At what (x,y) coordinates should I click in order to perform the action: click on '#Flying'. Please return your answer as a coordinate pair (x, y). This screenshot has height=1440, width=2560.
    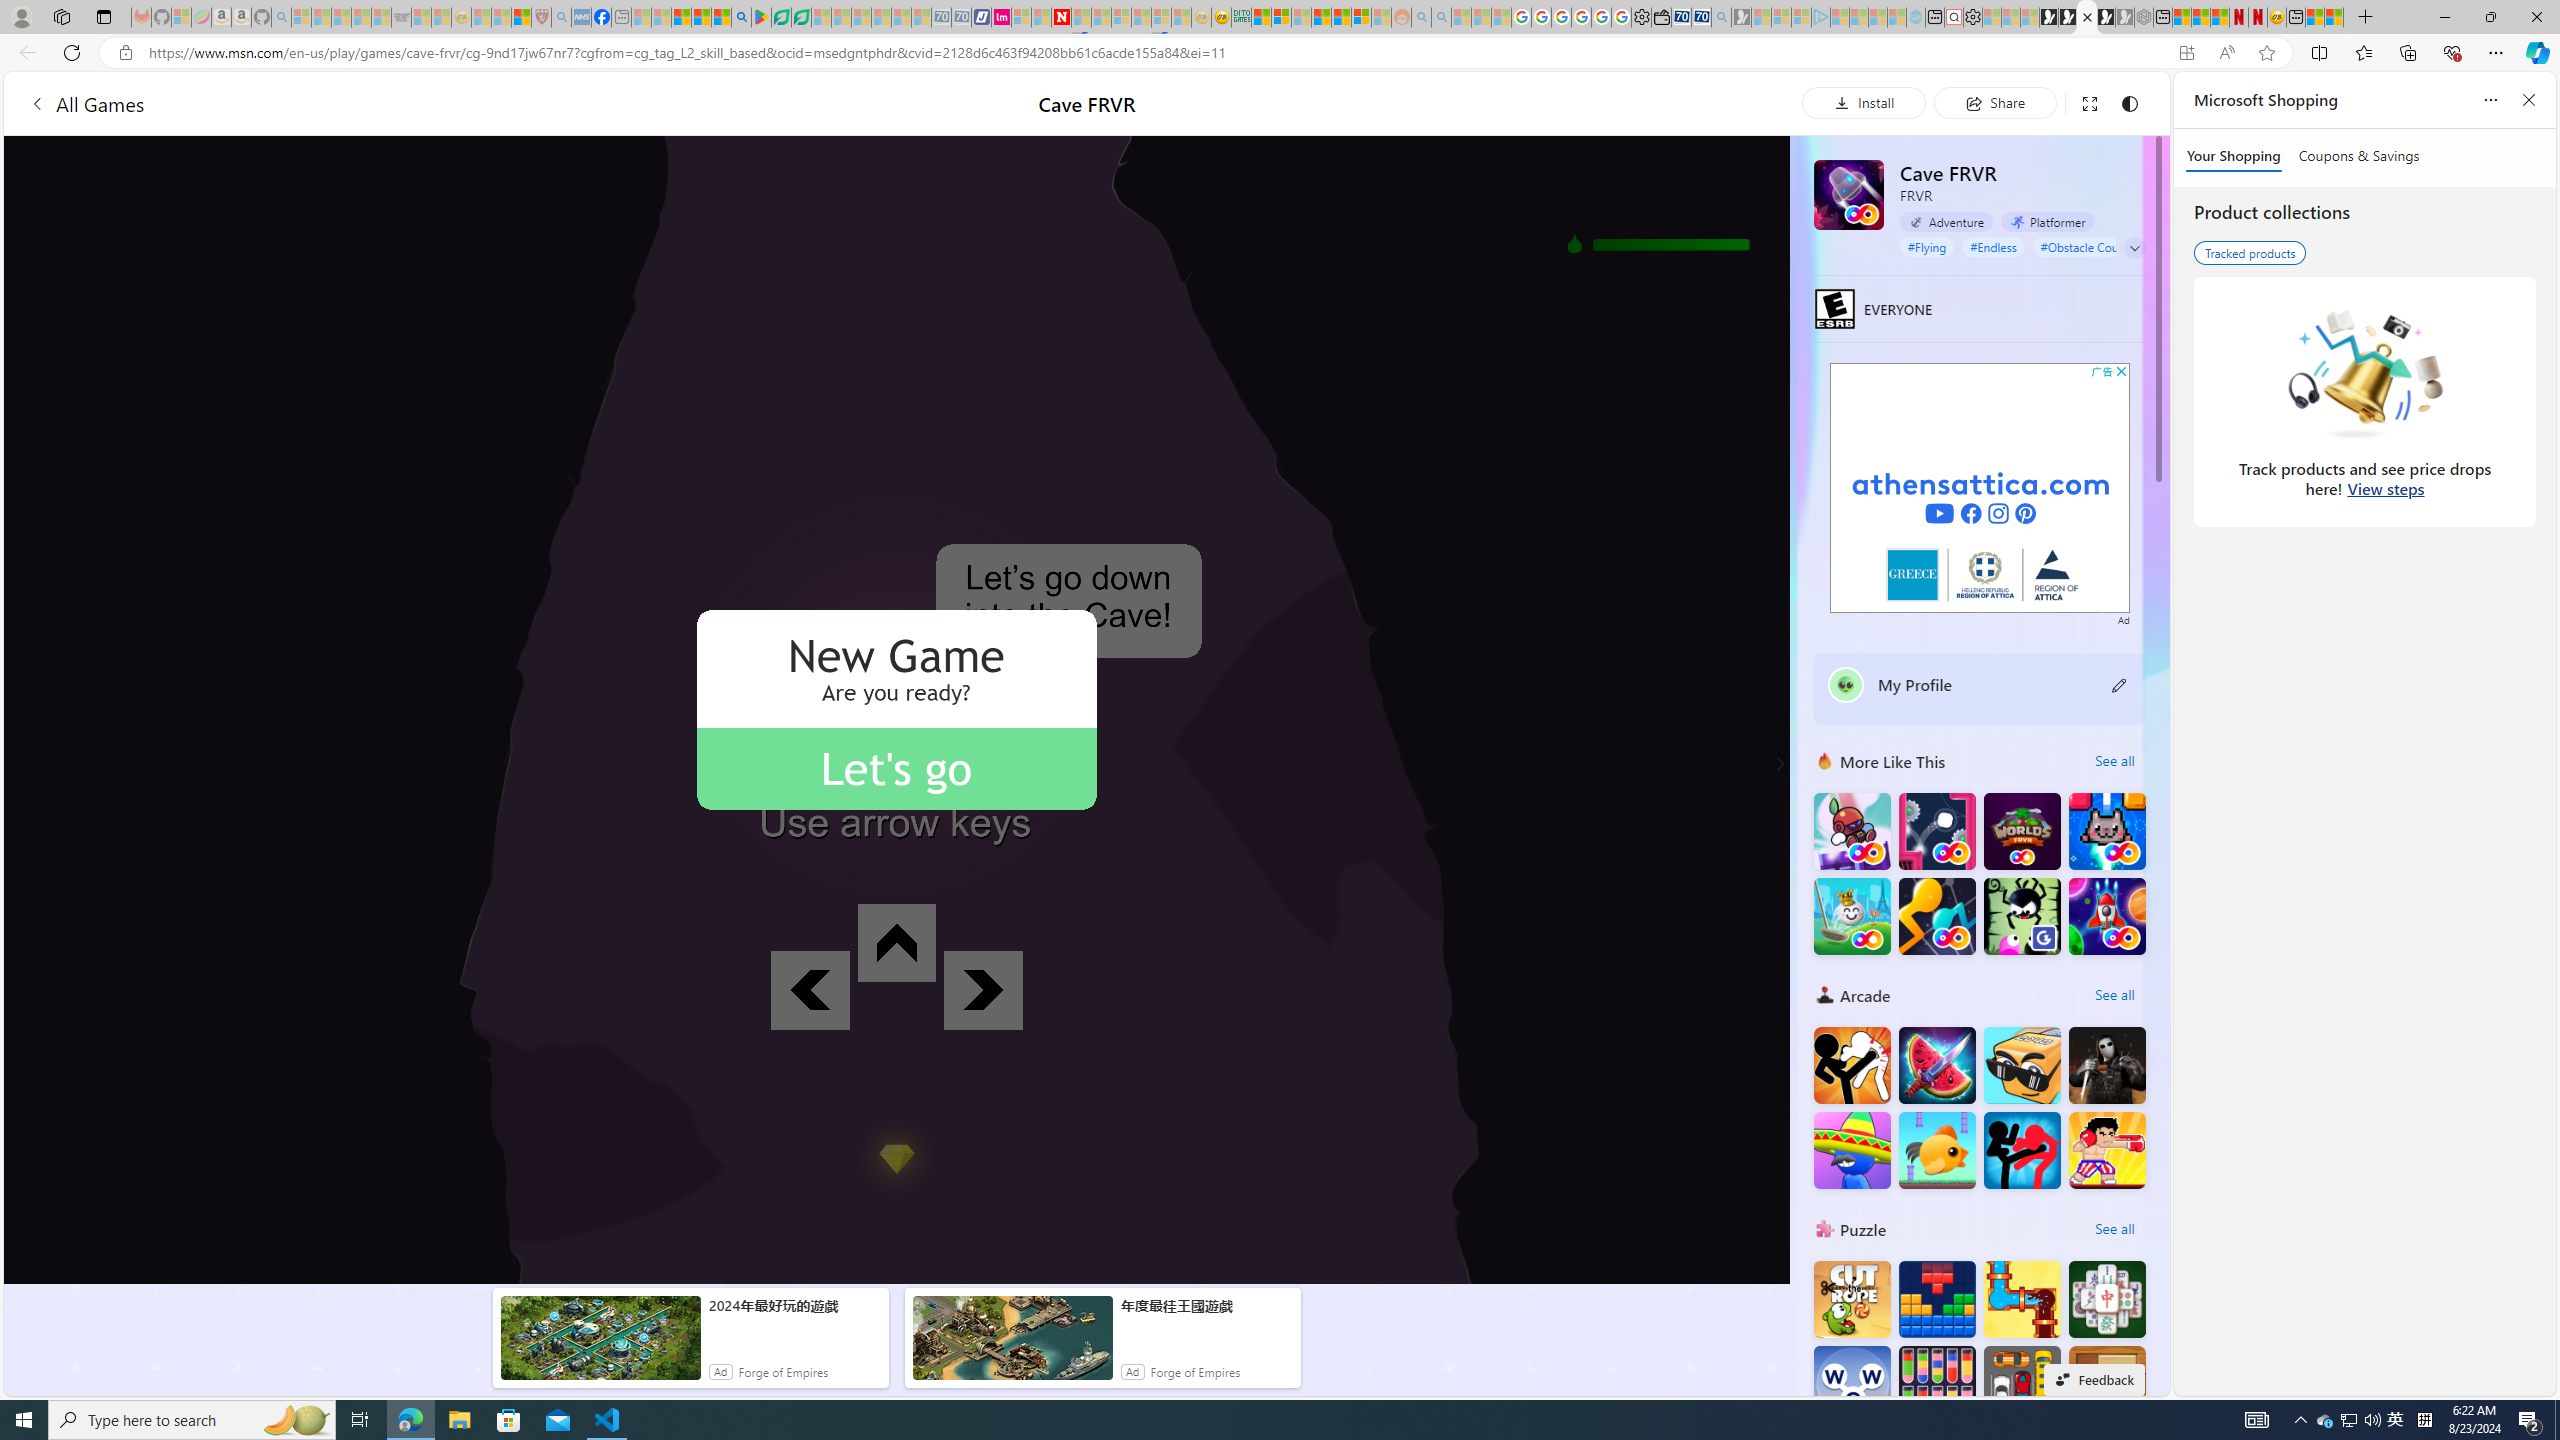
    Looking at the image, I should click on (1927, 245).